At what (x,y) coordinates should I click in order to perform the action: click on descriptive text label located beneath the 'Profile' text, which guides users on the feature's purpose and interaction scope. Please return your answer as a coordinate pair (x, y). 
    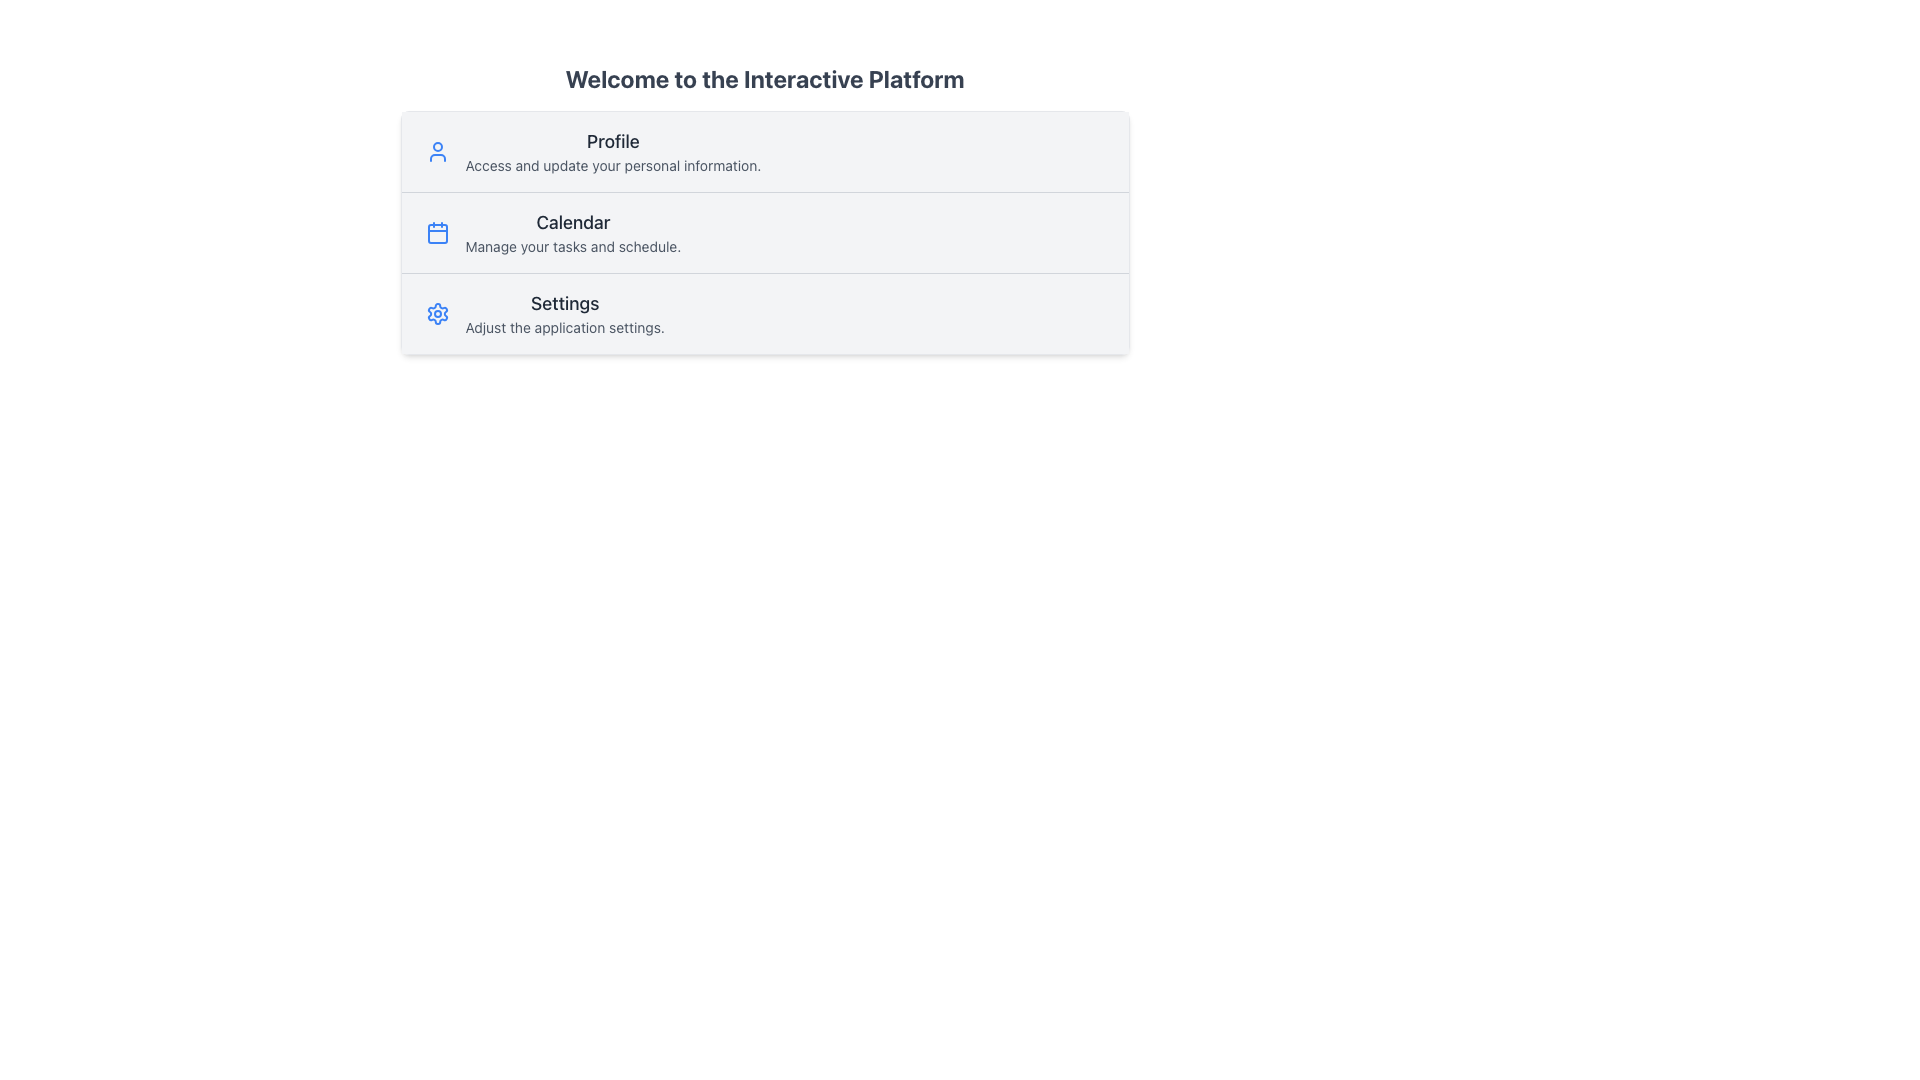
    Looking at the image, I should click on (612, 164).